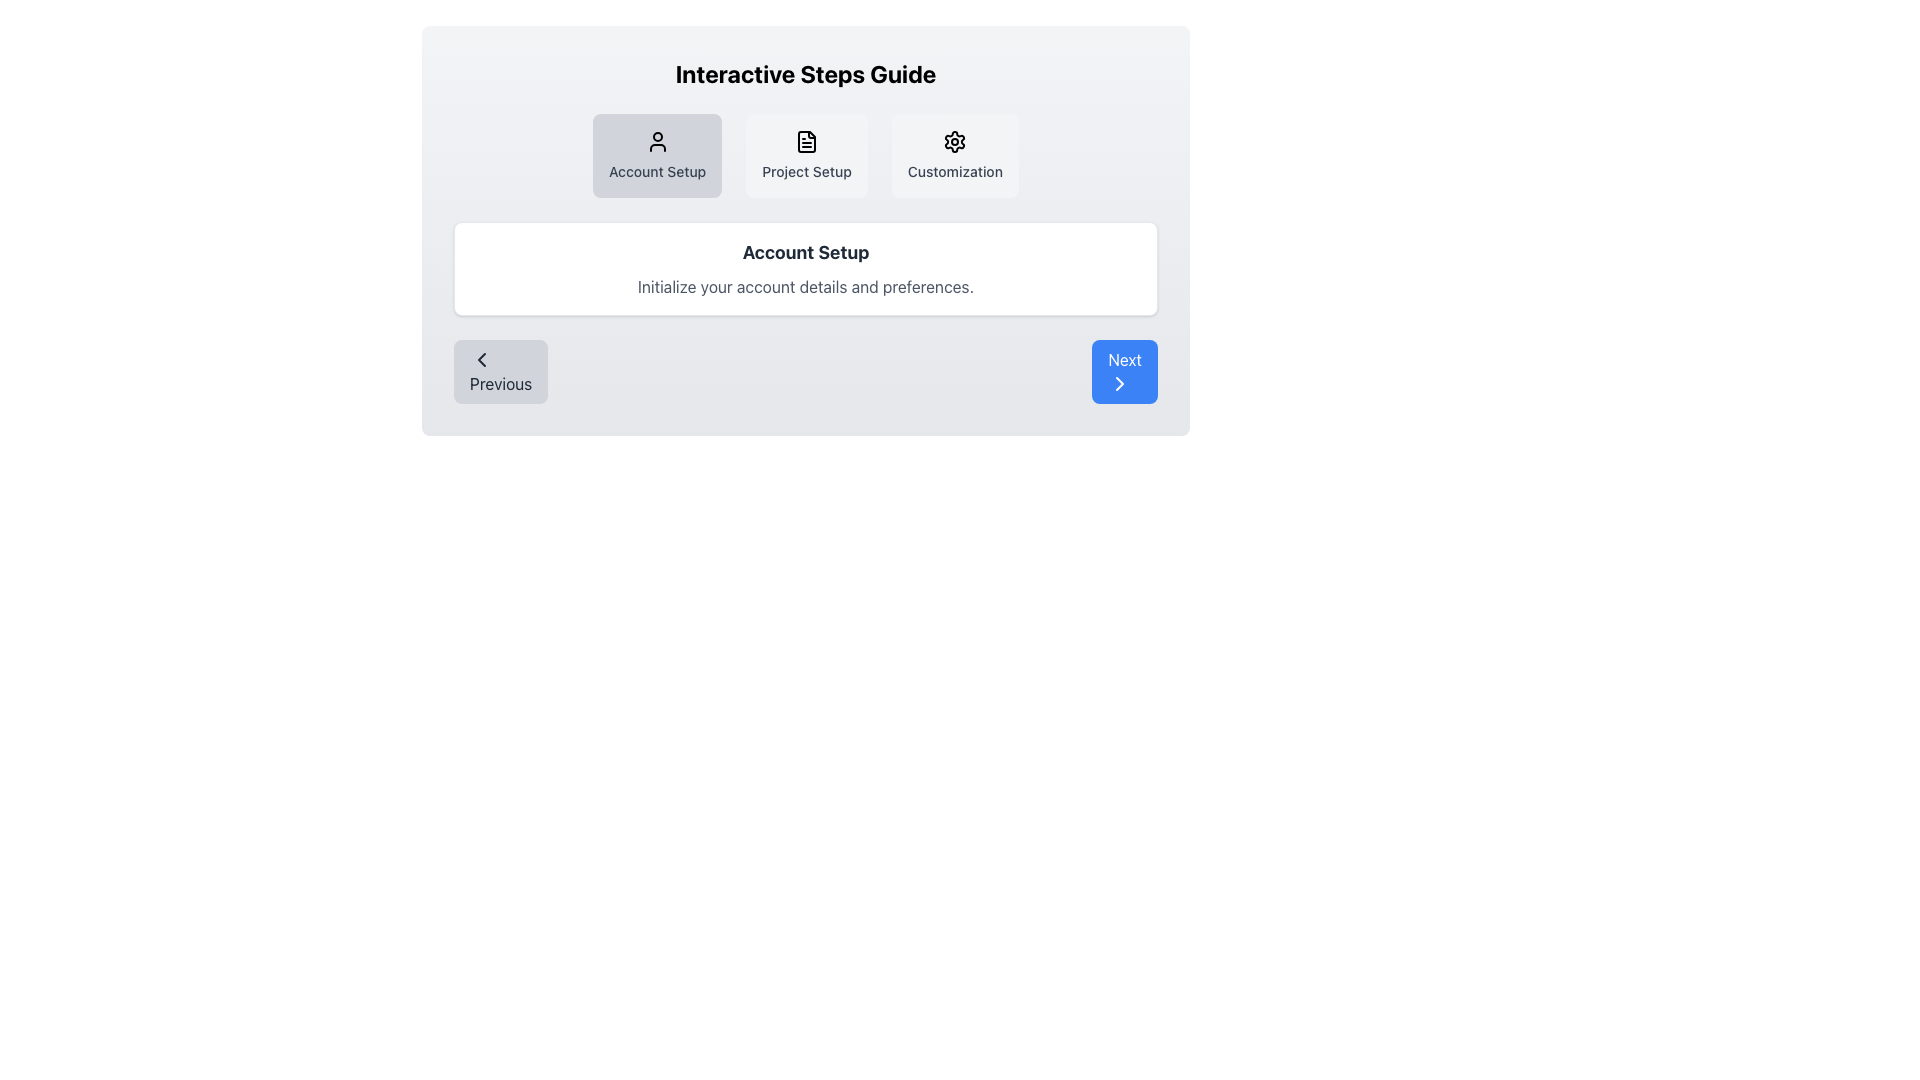 This screenshot has width=1920, height=1080. I want to click on the gear-shaped settings icon located in the 'Interactive Steps Guide' section, which is the rightmost icon among three in the 'Customization' step, so click(954, 141).